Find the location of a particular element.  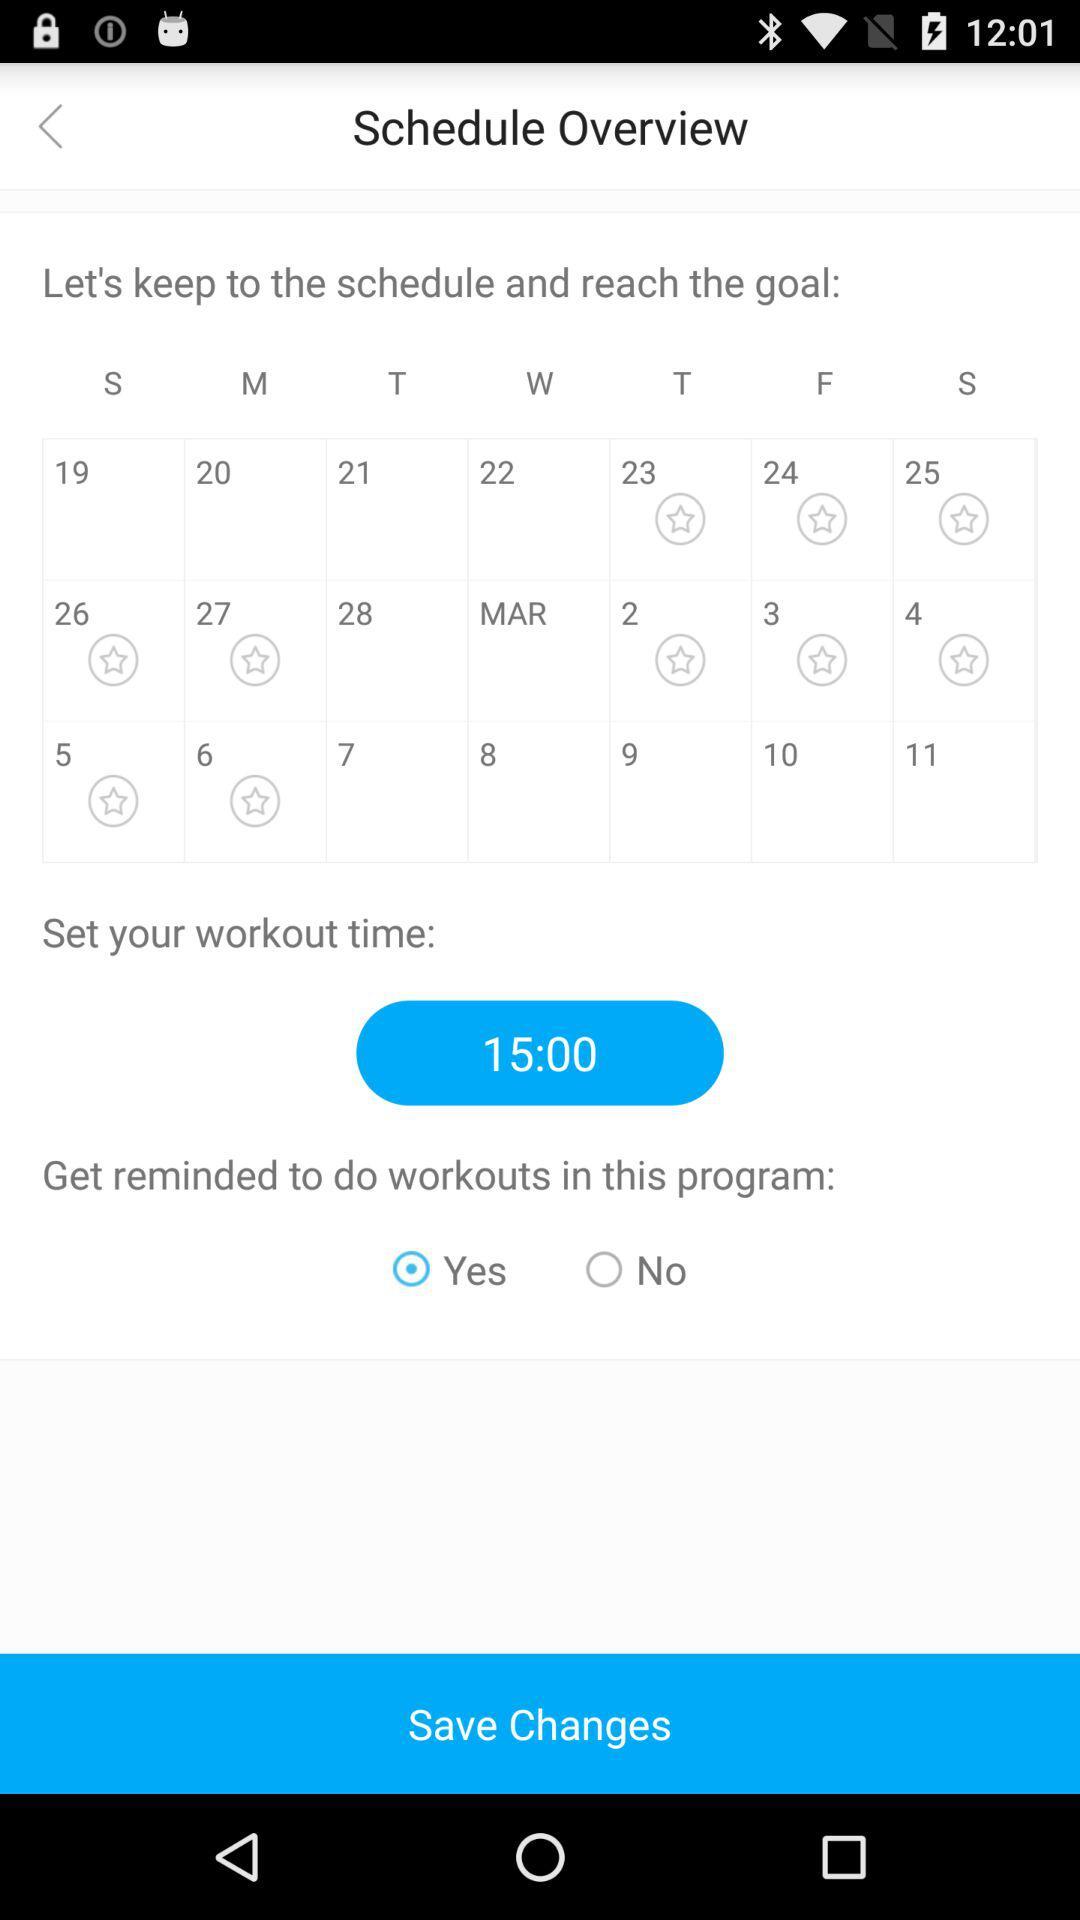

the radio button next to yes radio button is located at coordinates (636, 1268).